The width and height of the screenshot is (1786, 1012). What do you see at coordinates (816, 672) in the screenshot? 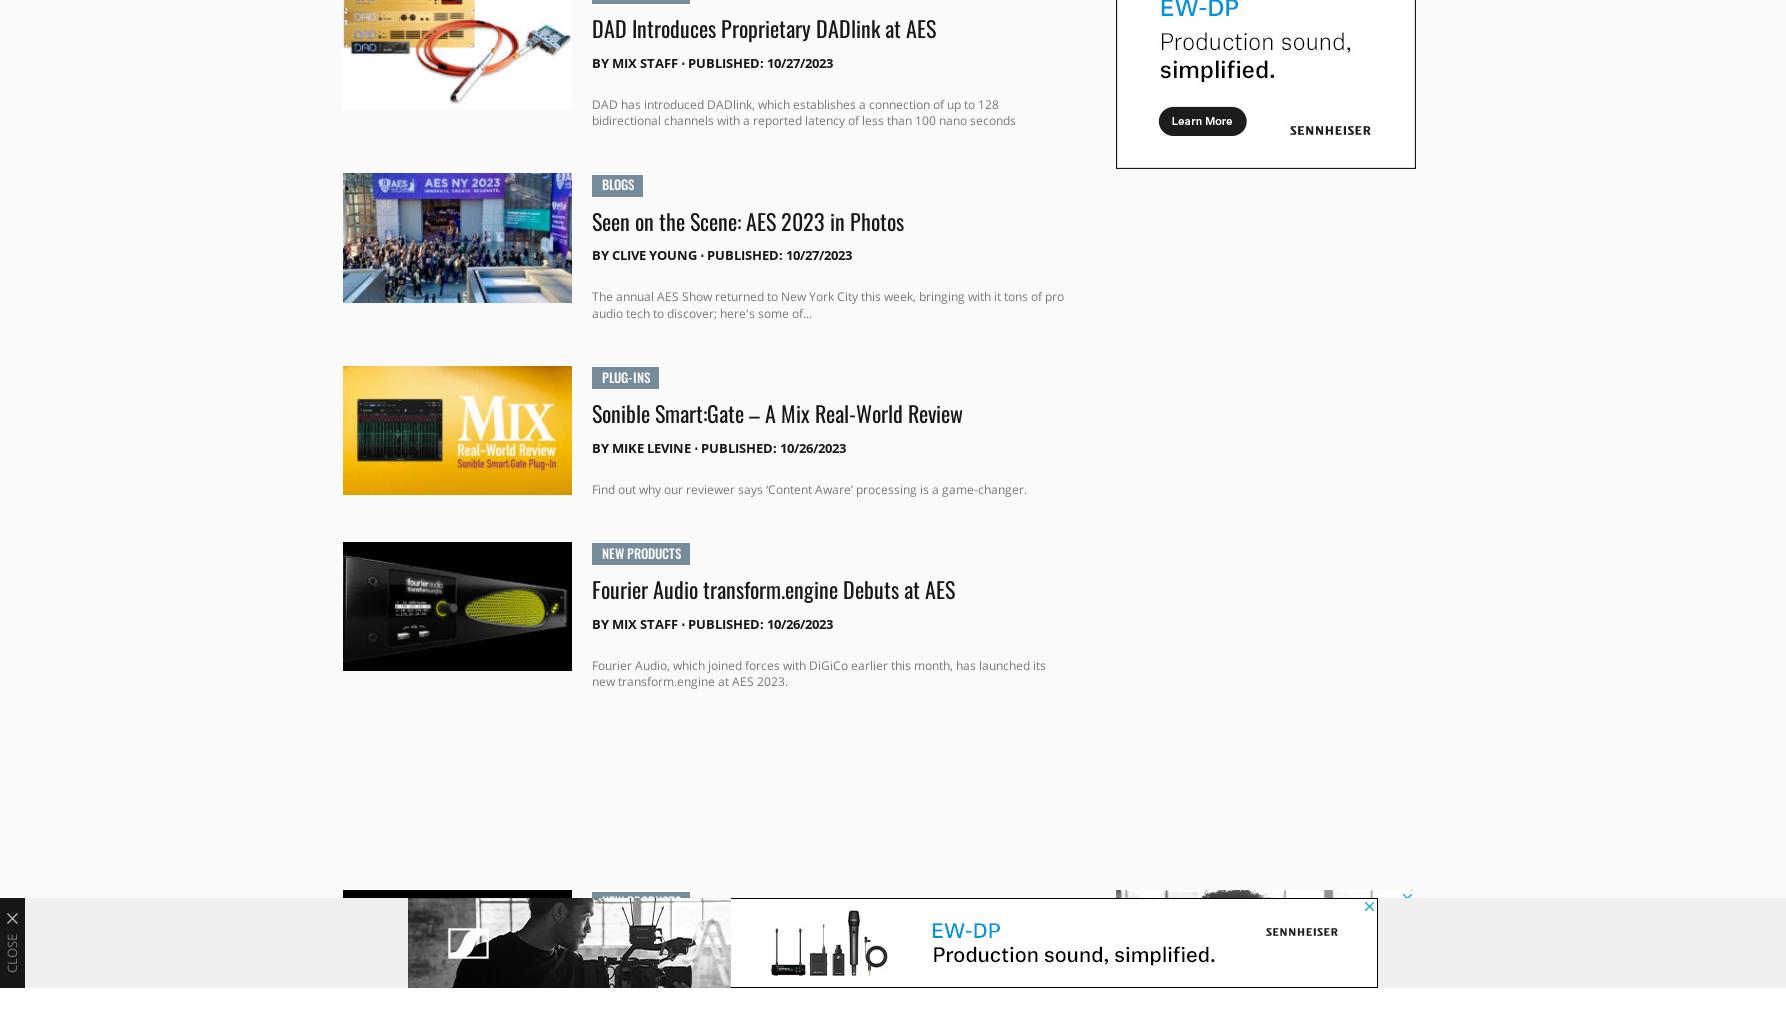
I see `'Fourier Audio, which joined forces with DiGiCo earlier this month, has launched its new transform.engine at AES 2023.'` at bounding box center [816, 672].